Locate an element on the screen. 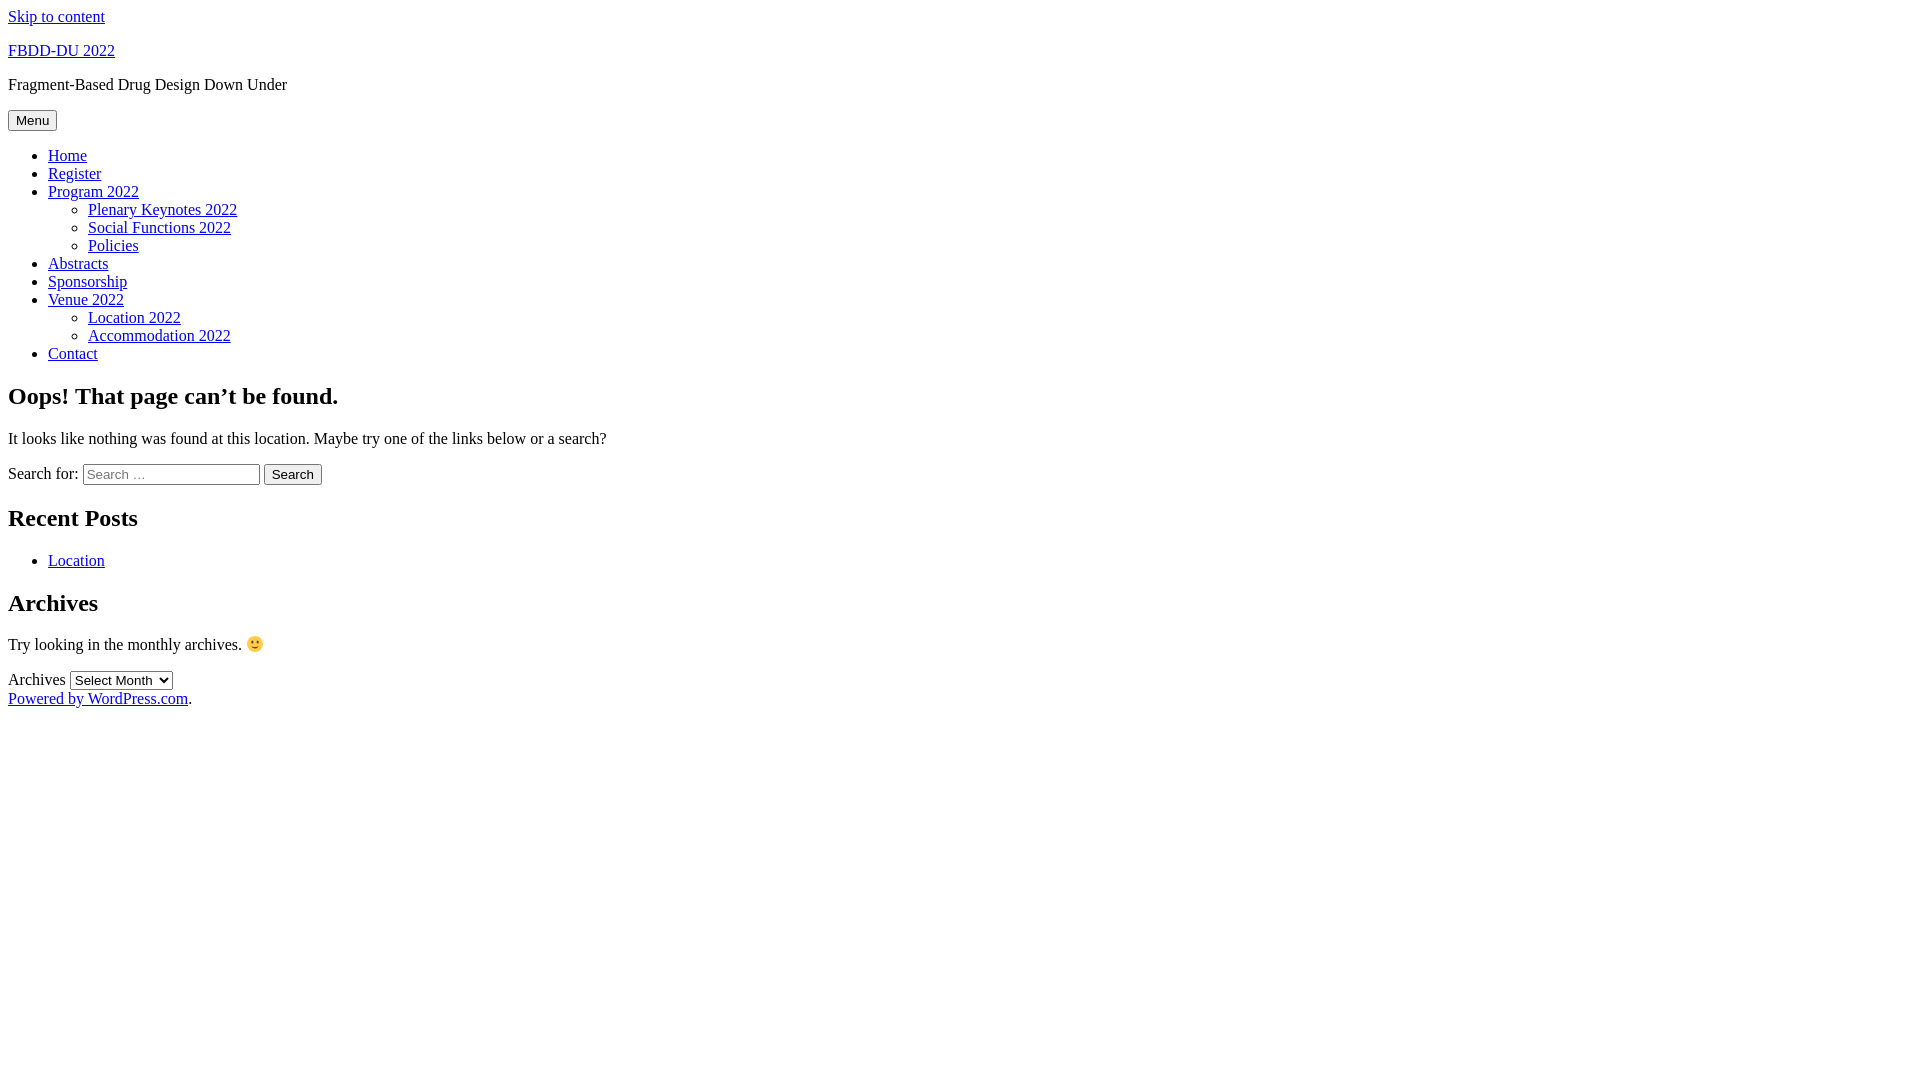  'Powered by WordPress.com' is located at coordinates (96, 697).